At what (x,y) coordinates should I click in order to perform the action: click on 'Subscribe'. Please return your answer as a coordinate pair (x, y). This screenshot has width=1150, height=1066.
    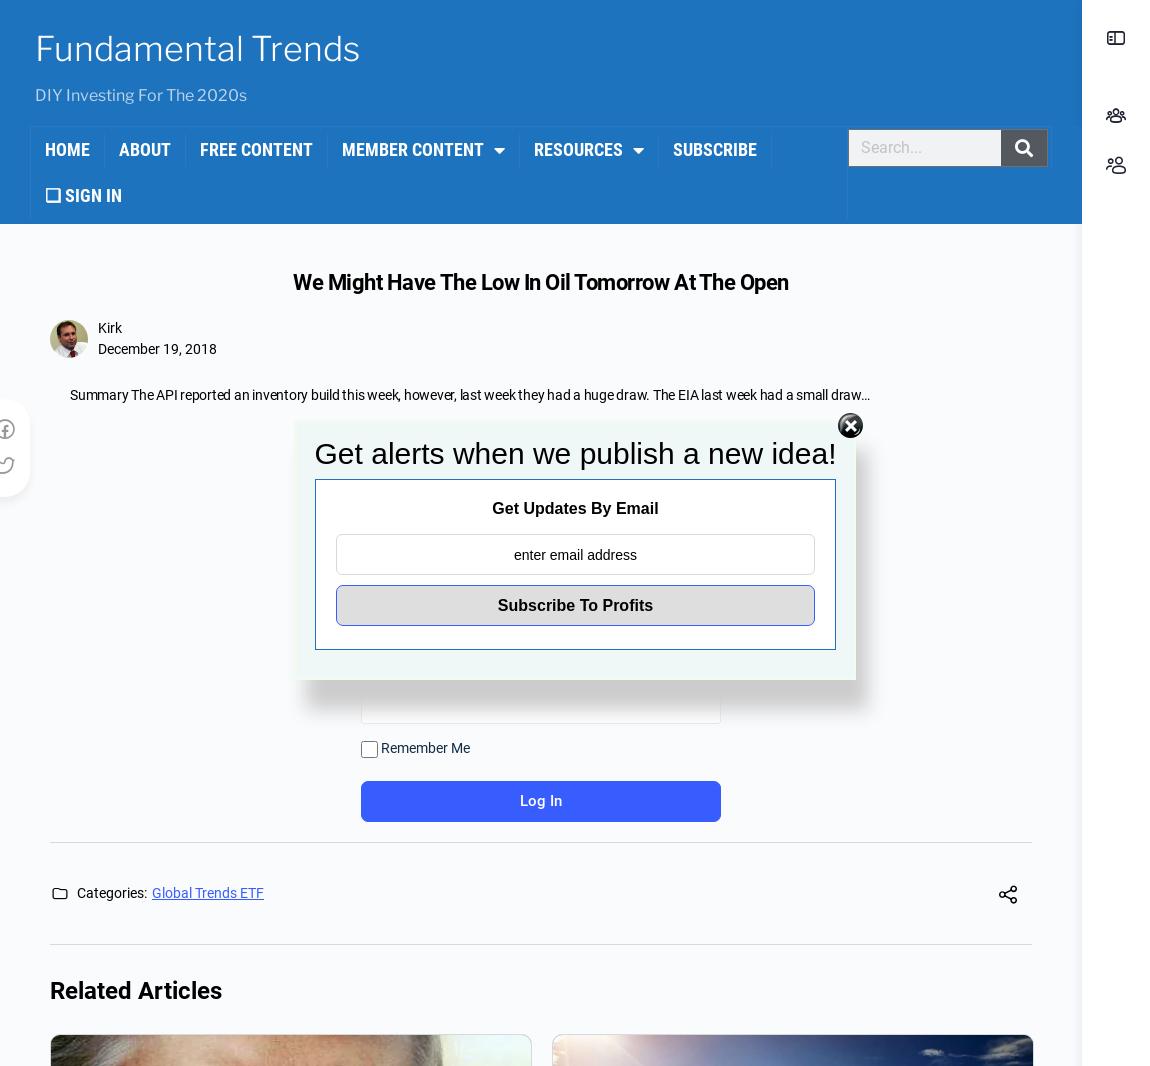
    Looking at the image, I should click on (713, 148).